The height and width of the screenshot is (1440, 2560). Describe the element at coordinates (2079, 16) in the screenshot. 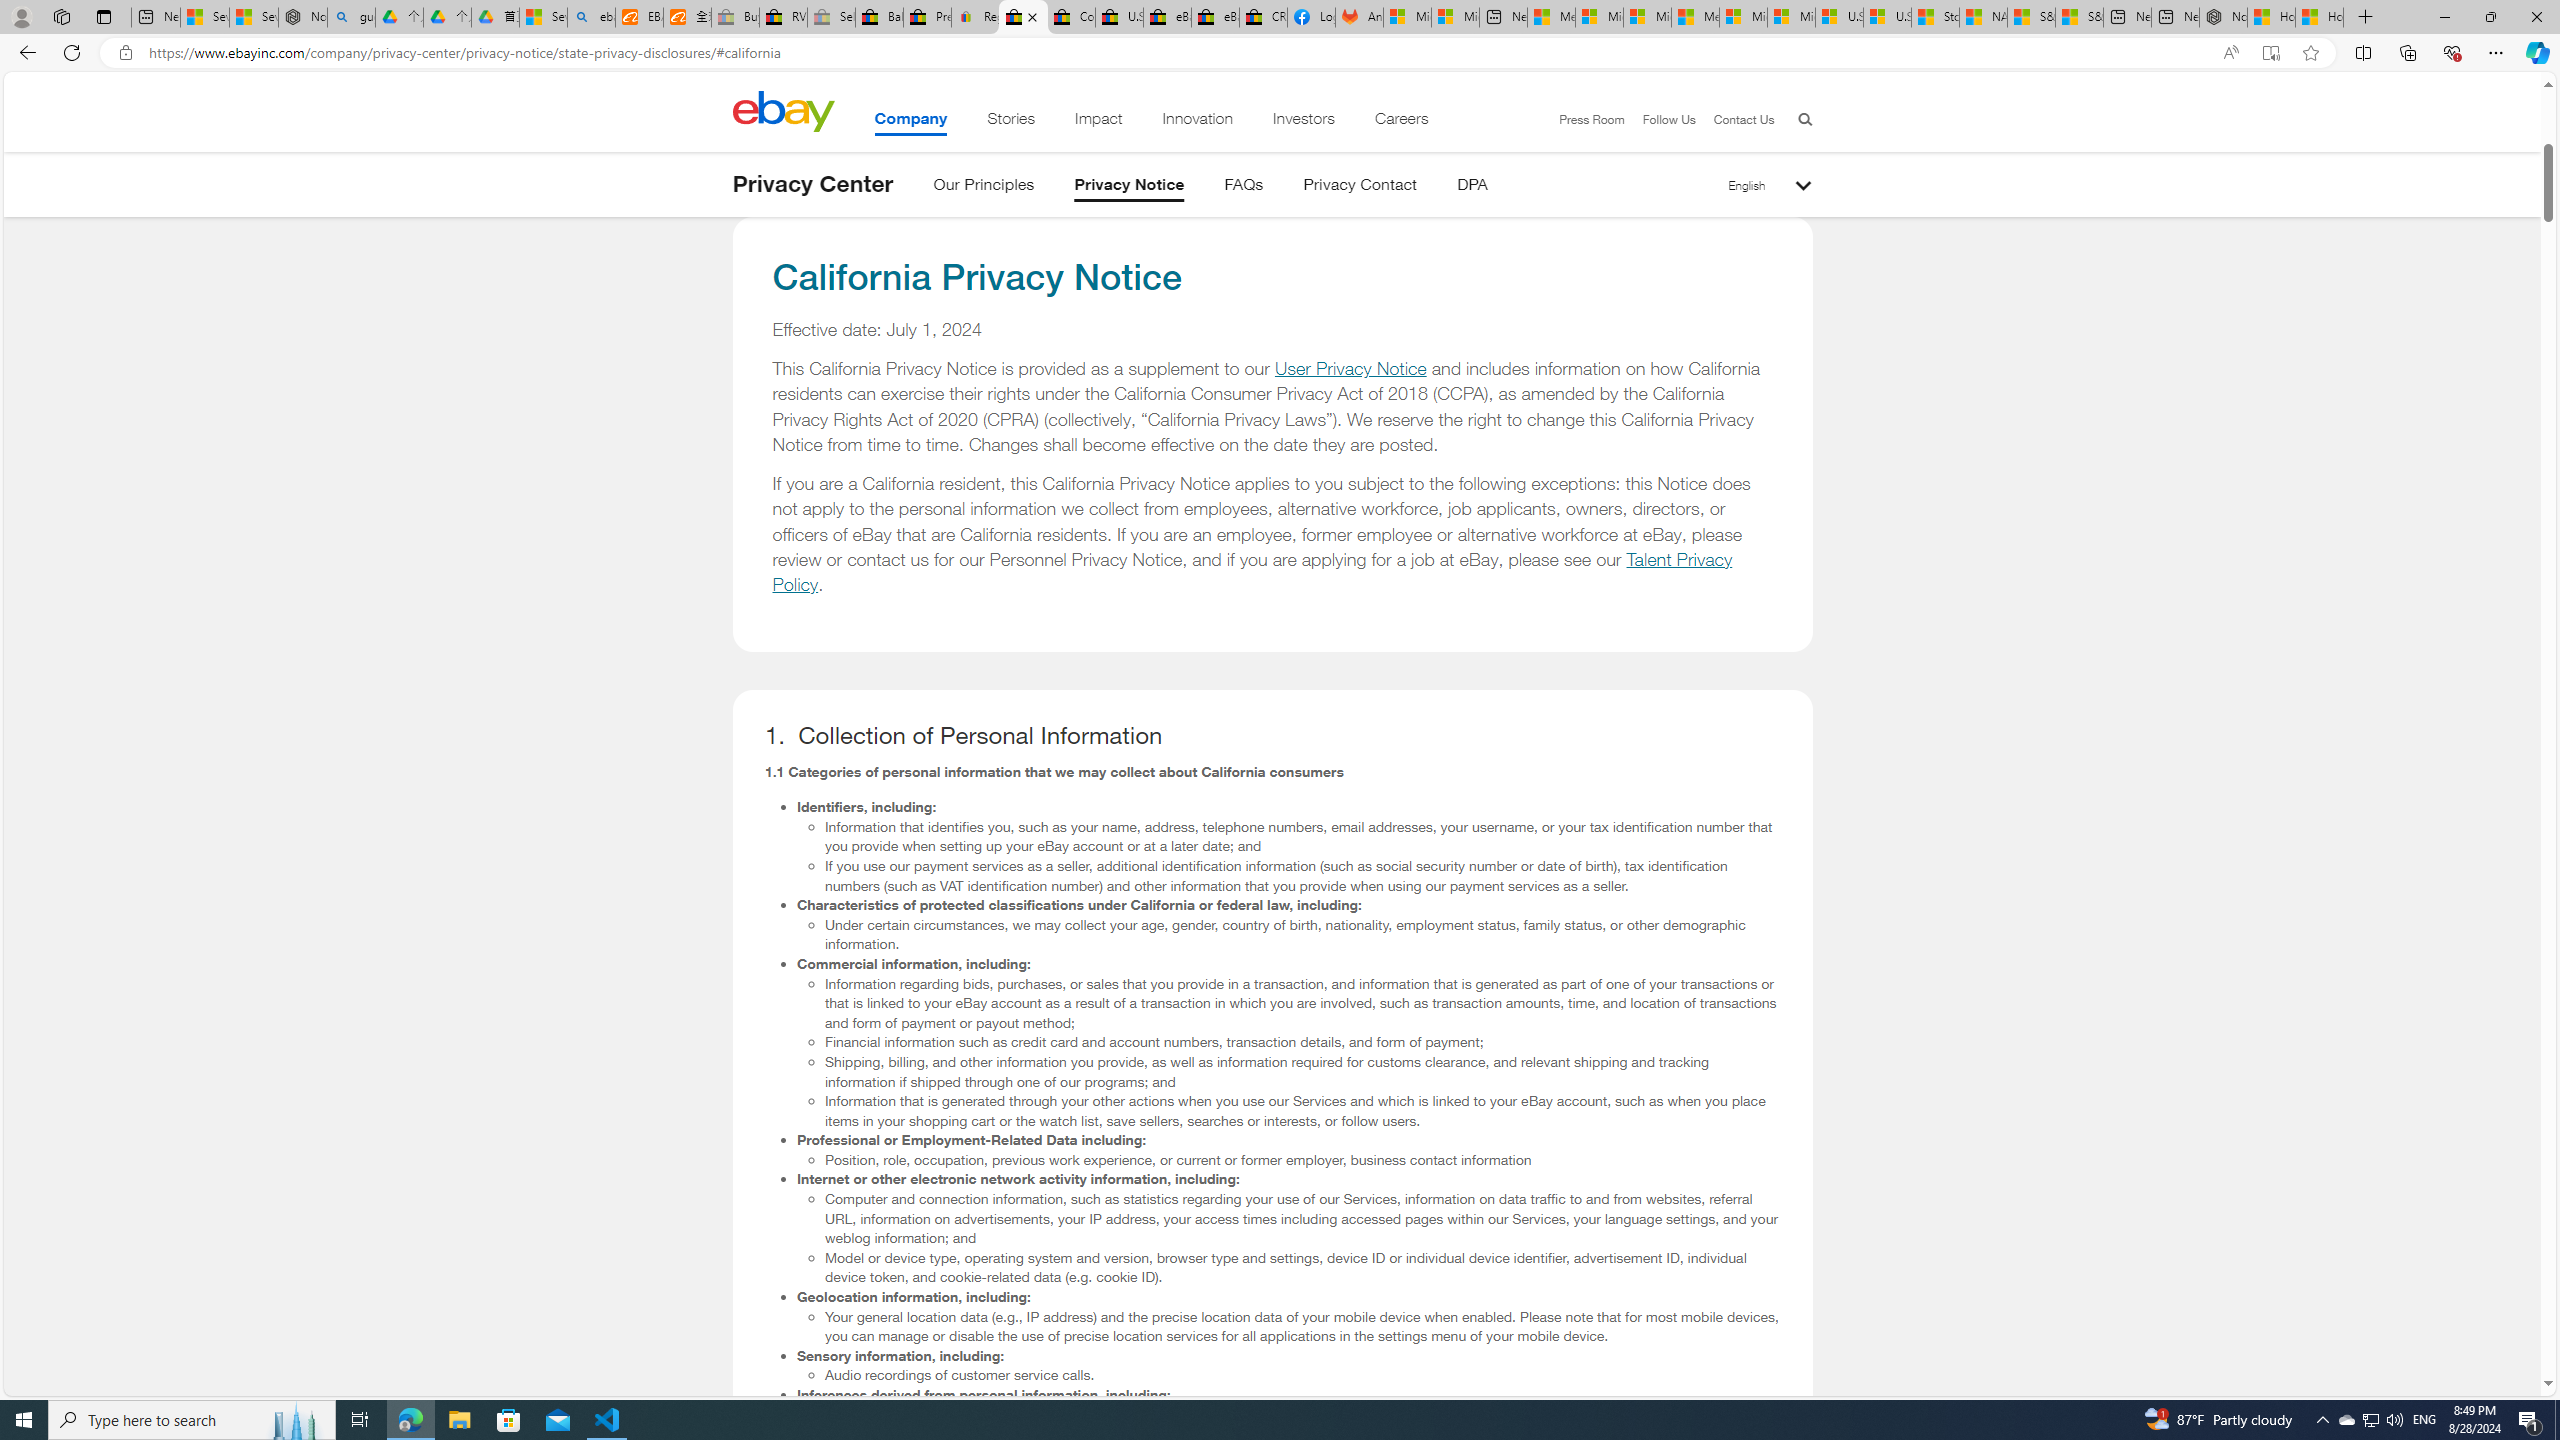

I see `'S&P 500, Nasdaq end lower, weighed by Nvidia dip | Watch'` at that location.